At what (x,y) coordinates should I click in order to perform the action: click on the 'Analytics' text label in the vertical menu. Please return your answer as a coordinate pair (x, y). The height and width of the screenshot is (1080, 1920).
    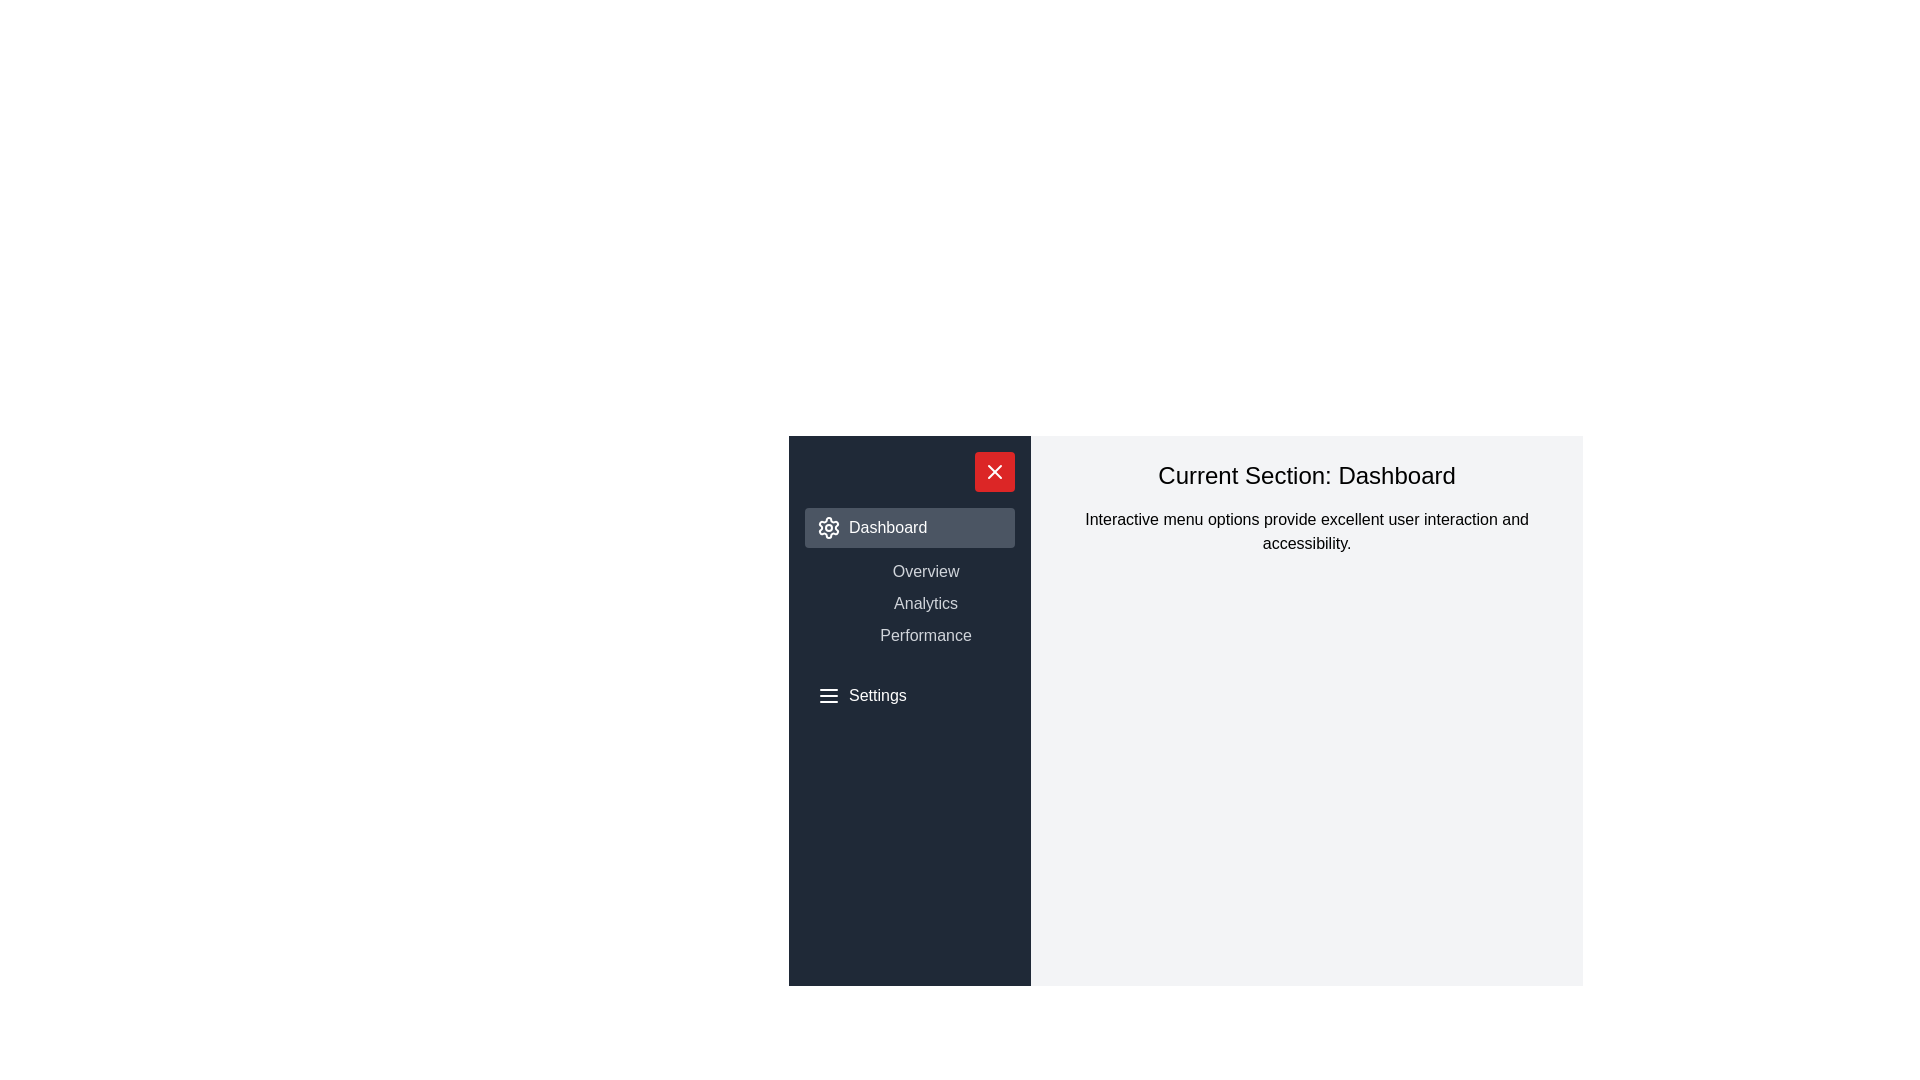
    Looking at the image, I should click on (925, 603).